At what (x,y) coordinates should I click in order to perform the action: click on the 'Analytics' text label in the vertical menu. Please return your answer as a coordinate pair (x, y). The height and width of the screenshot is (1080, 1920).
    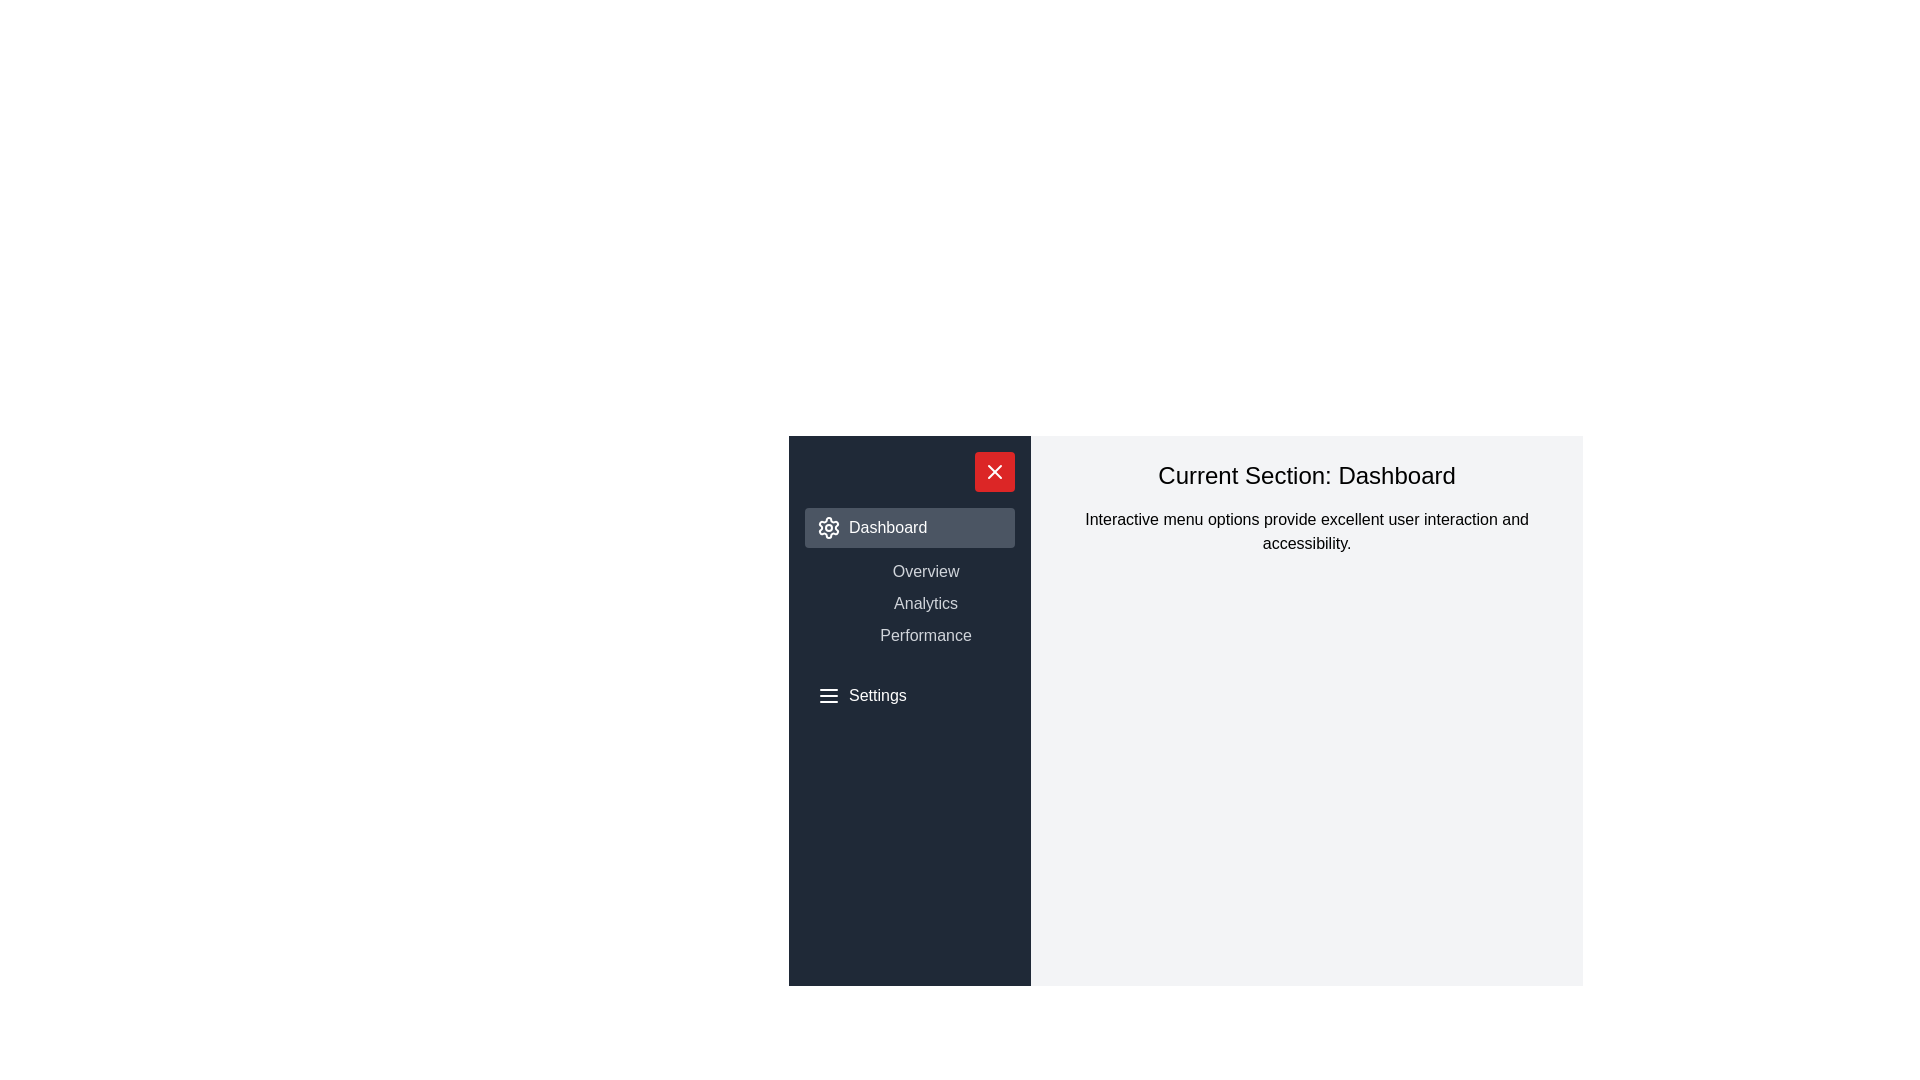
    Looking at the image, I should click on (925, 603).